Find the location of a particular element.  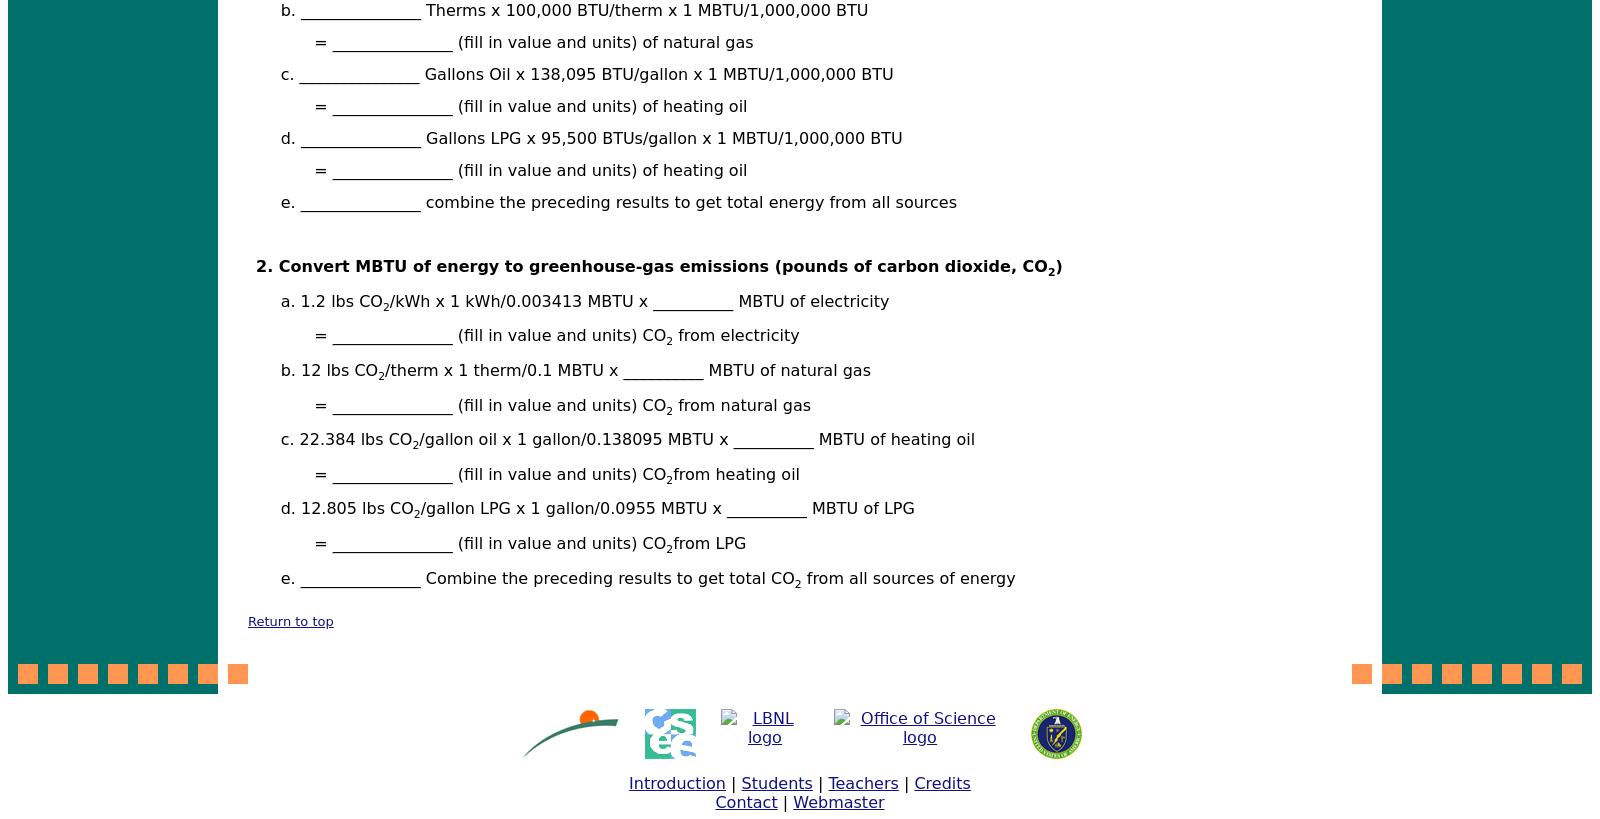

'from natural gas' is located at coordinates (741, 403).